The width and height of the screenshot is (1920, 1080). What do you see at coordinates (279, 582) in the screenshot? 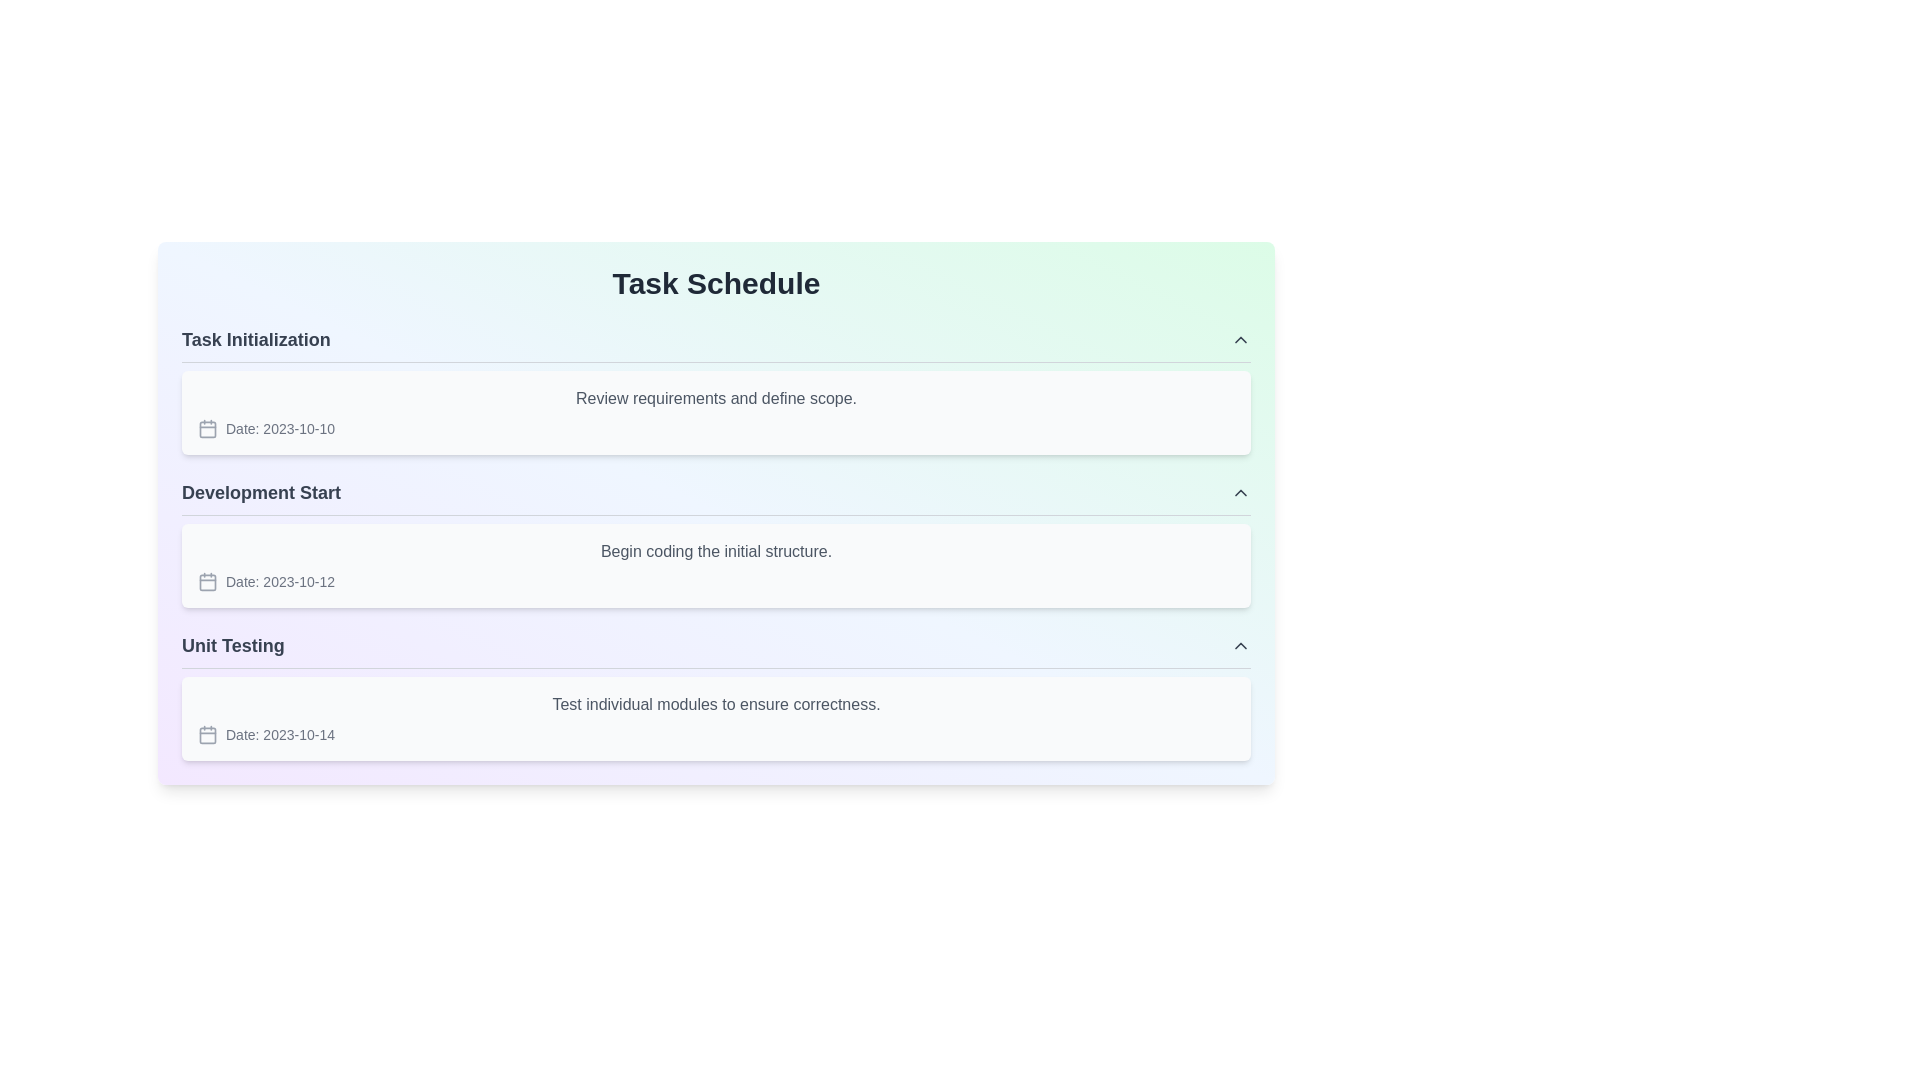
I see `the static text display that reads 'Date: 2023-10-12', which is positioned to the right of the calendar icon in the 'Development Start' section` at bounding box center [279, 582].